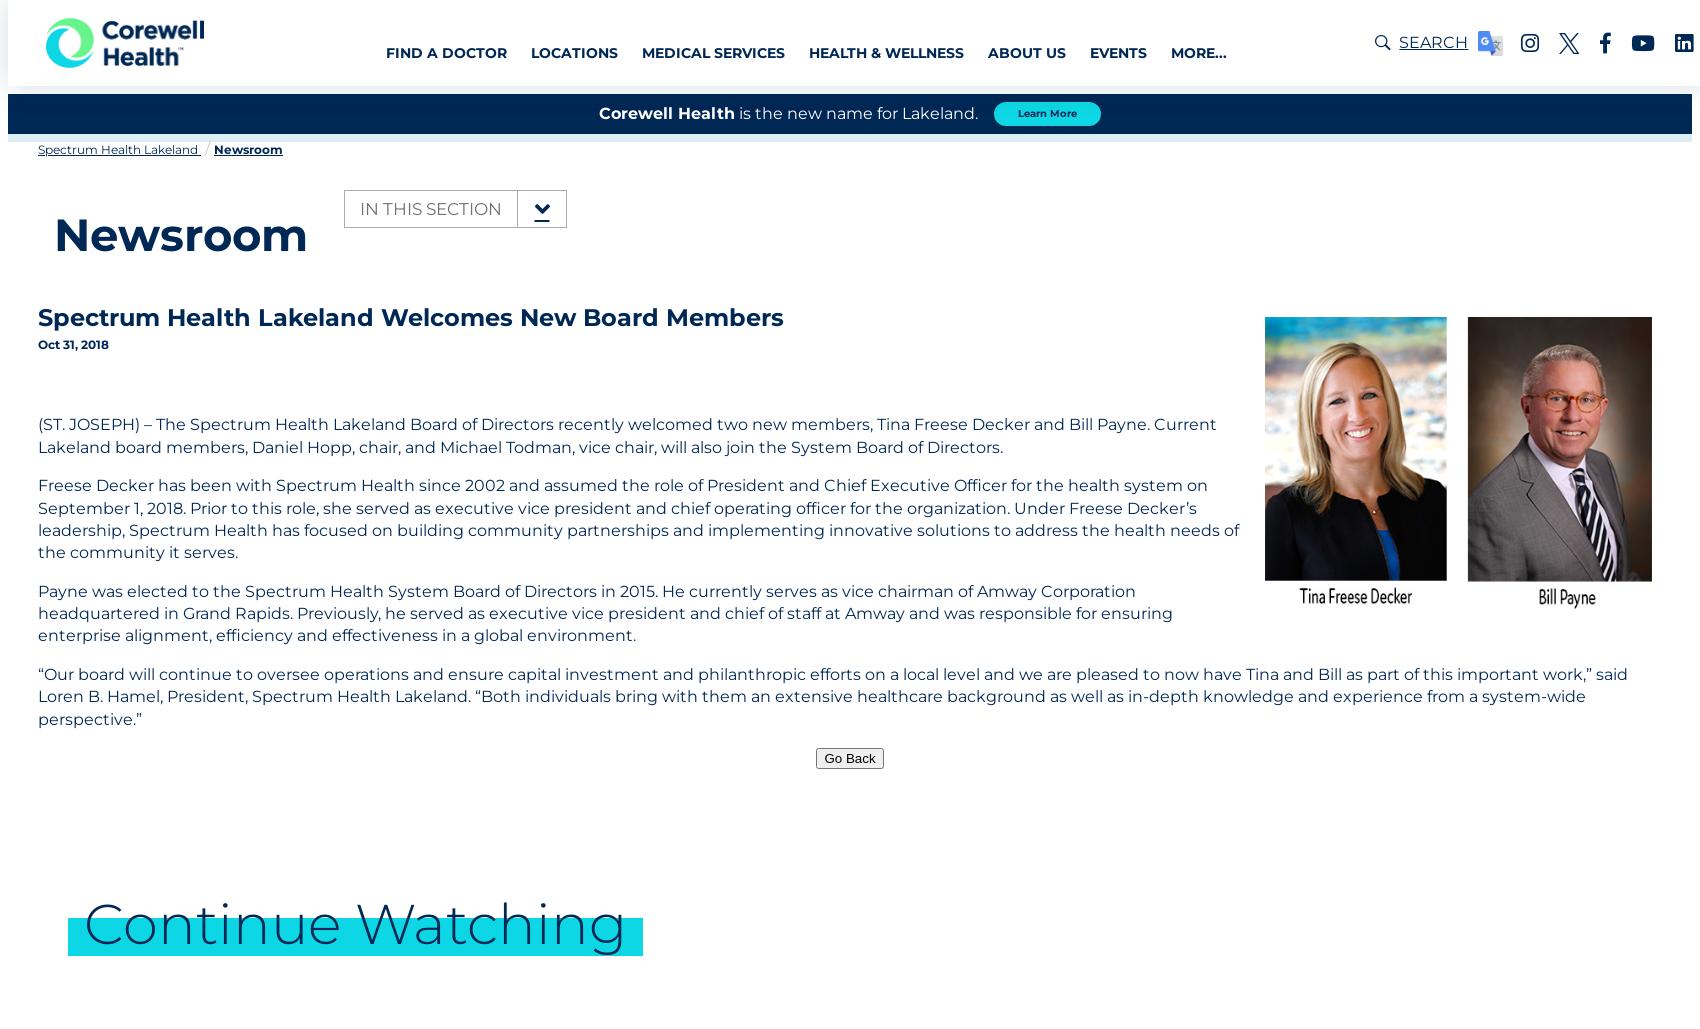  What do you see at coordinates (83, 923) in the screenshot?
I see `'Continue Watching'` at bounding box center [83, 923].